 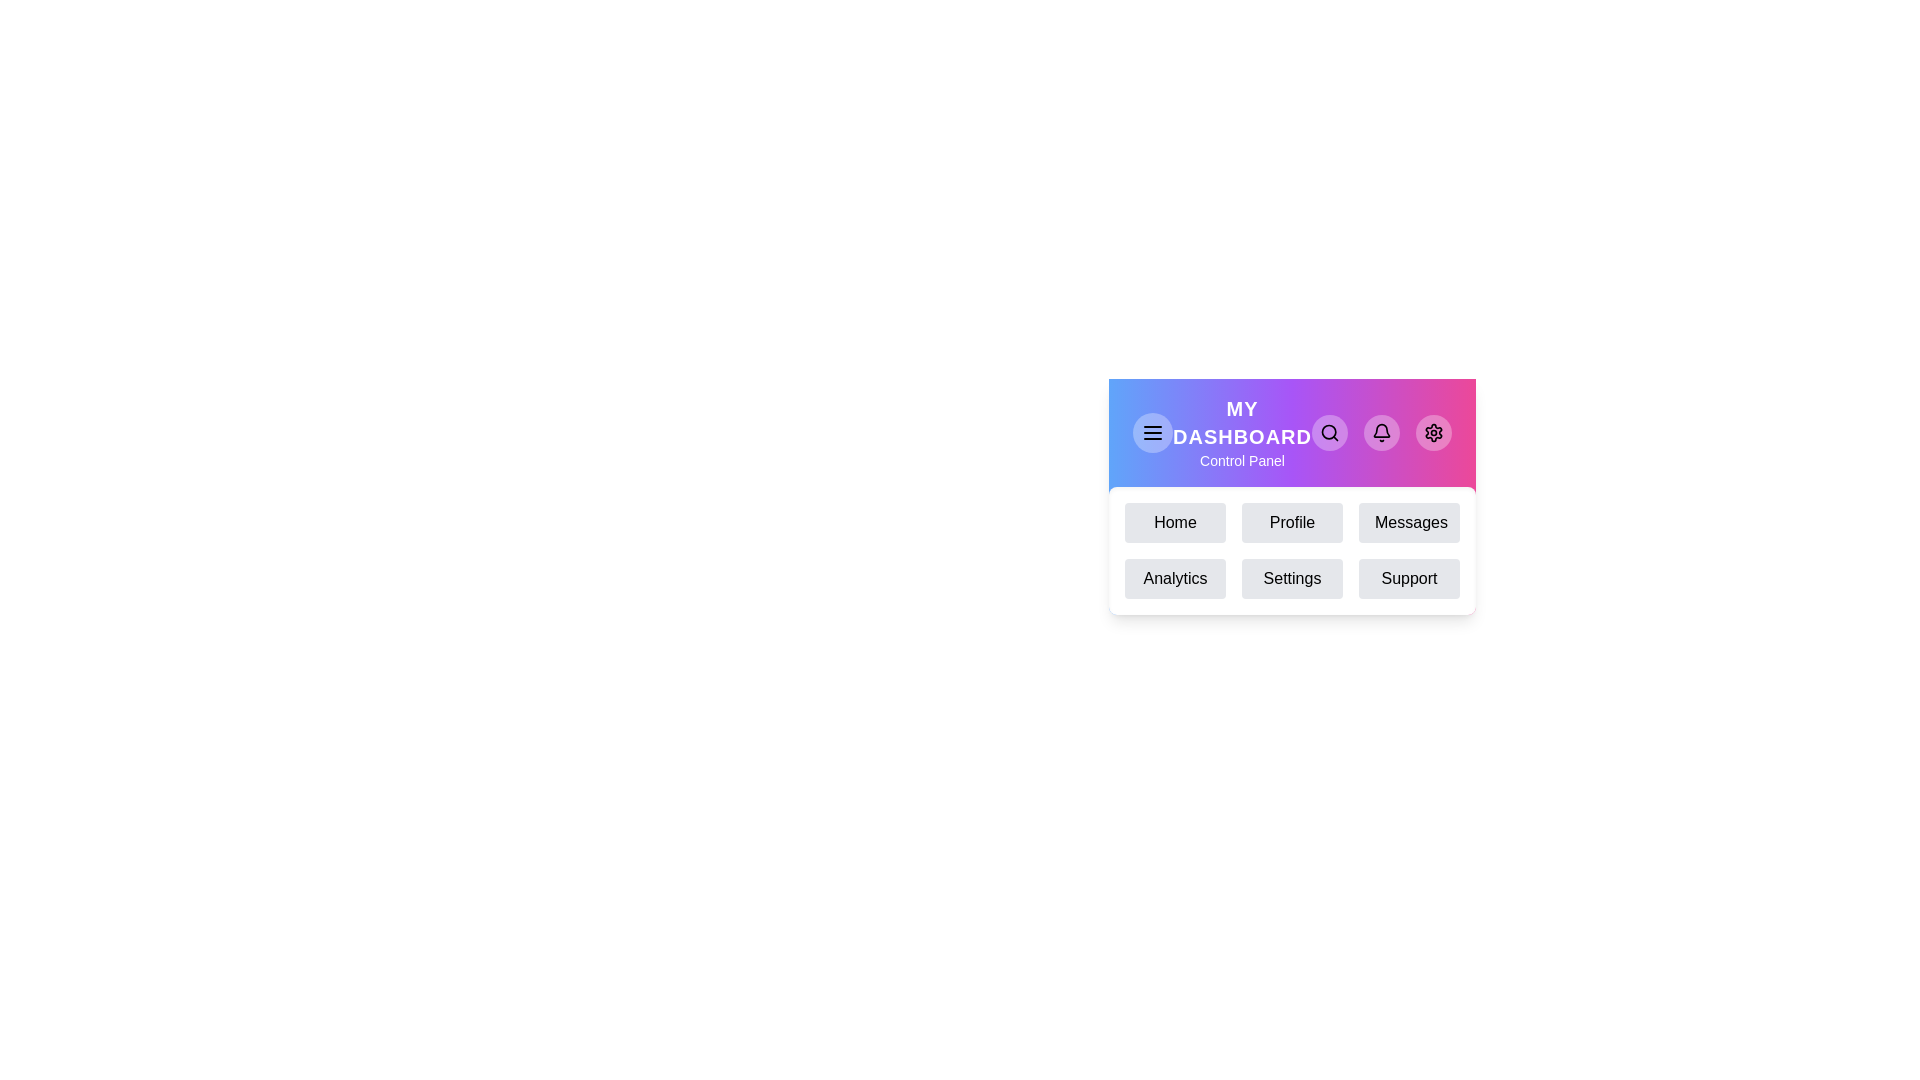 I want to click on the menu item Settings to navigate to the corresponding section, so click(x=1292, y=578).